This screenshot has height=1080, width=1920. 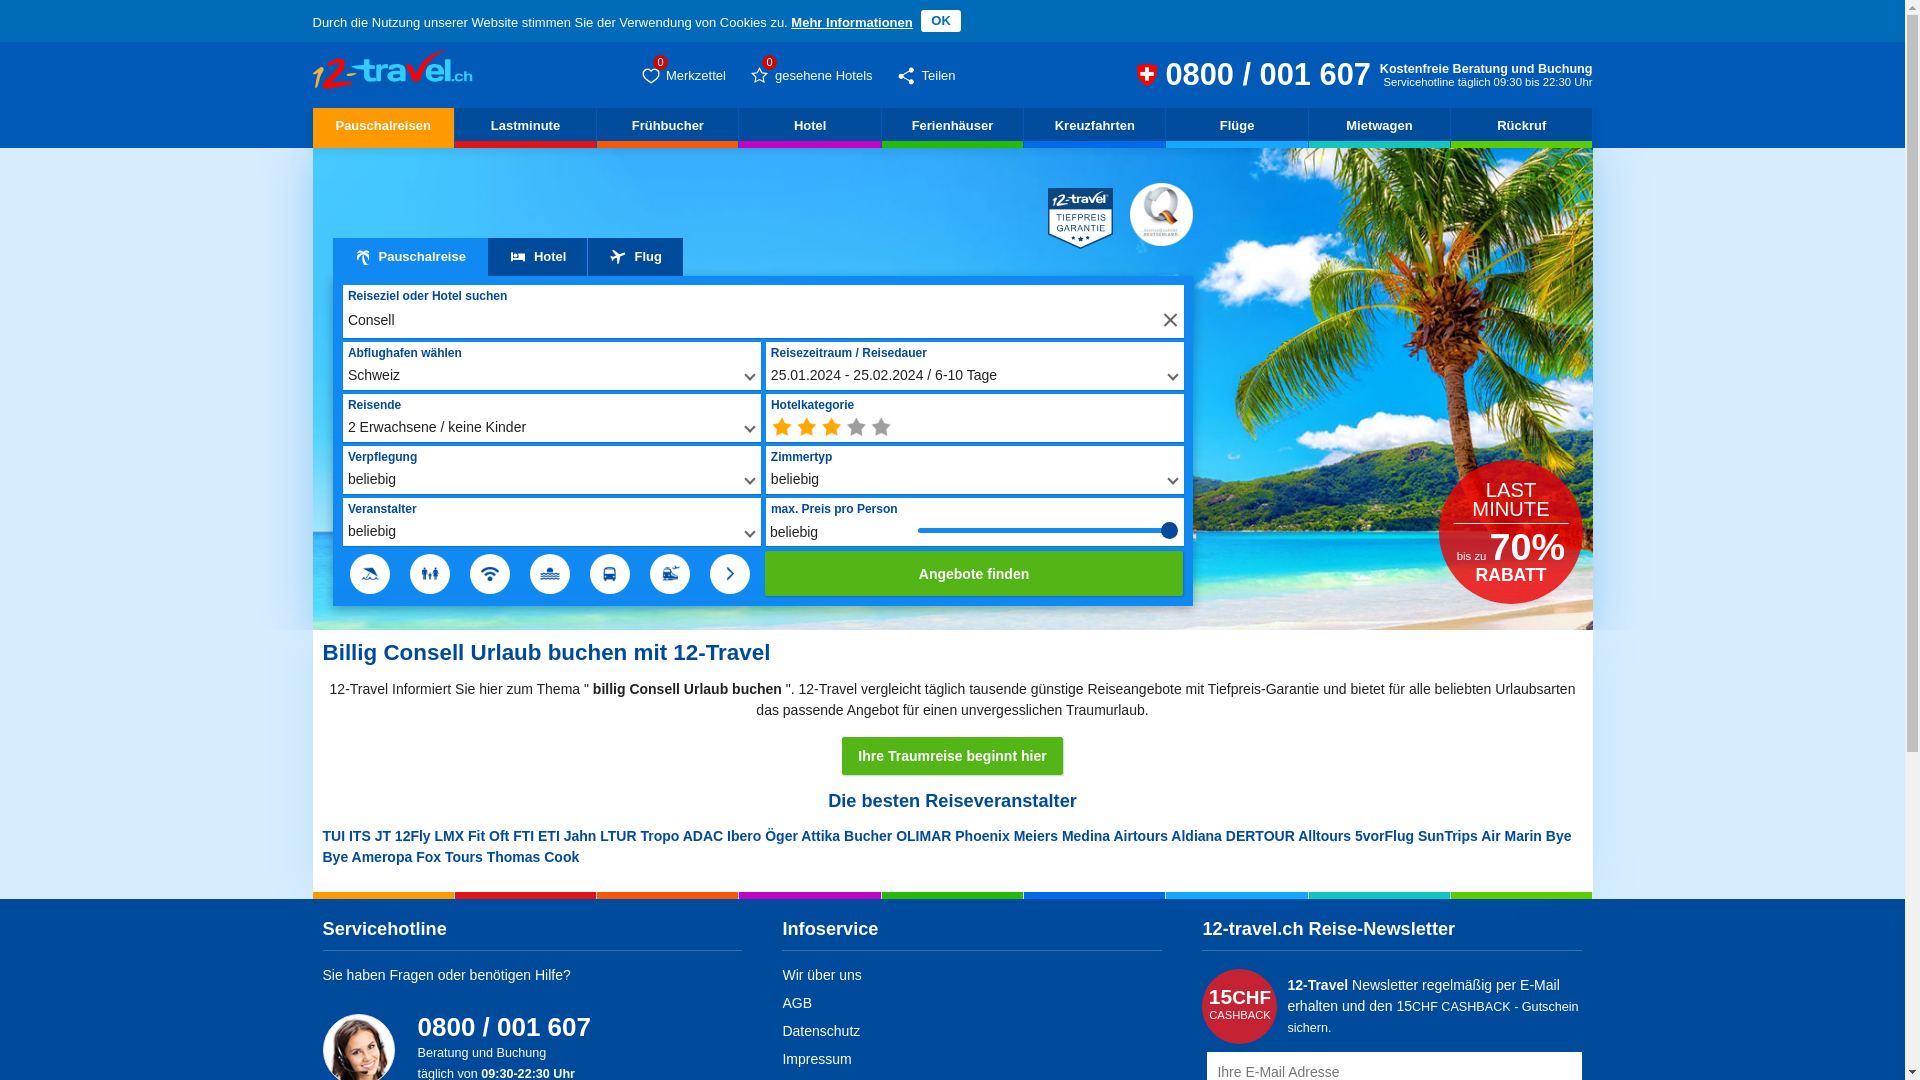 I want to click on 'Pauschalreisen', so click(x=382, y=127).